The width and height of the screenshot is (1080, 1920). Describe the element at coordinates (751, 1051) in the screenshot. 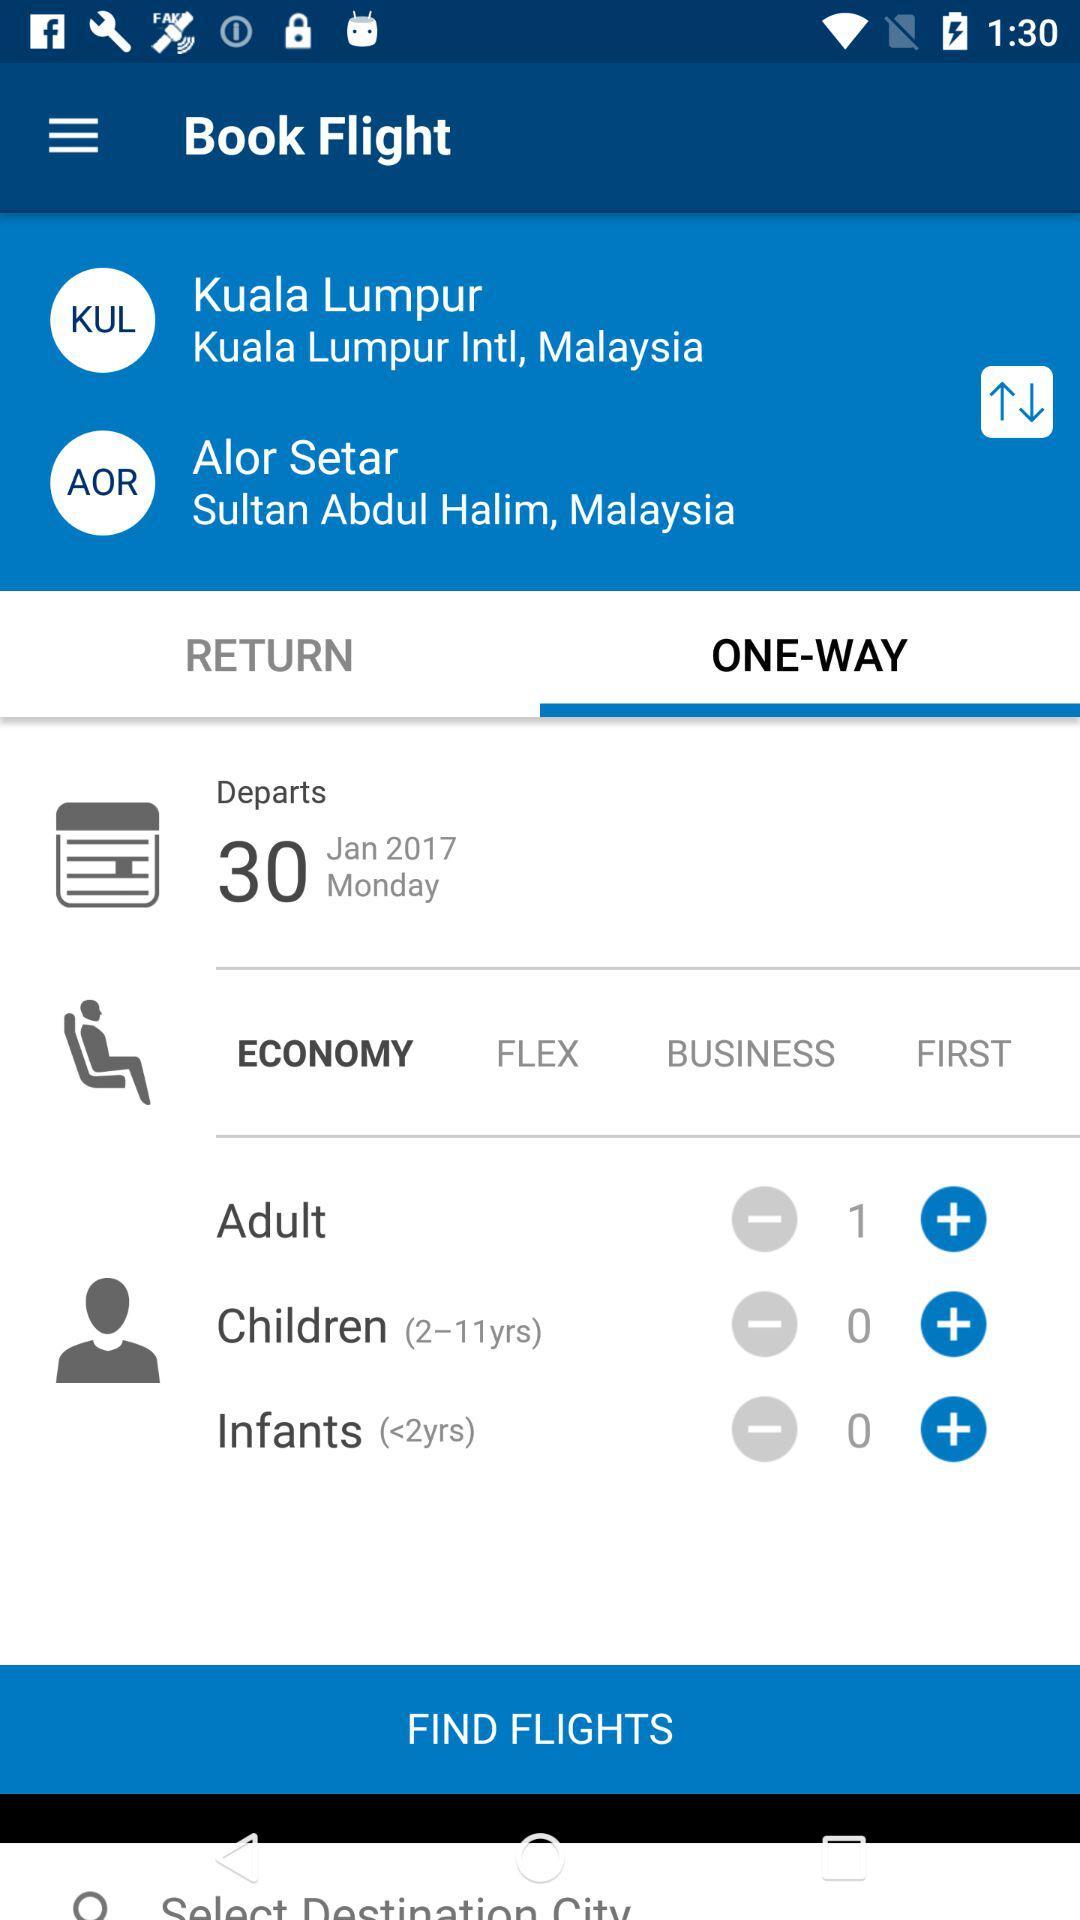

I see `business item` at that location.